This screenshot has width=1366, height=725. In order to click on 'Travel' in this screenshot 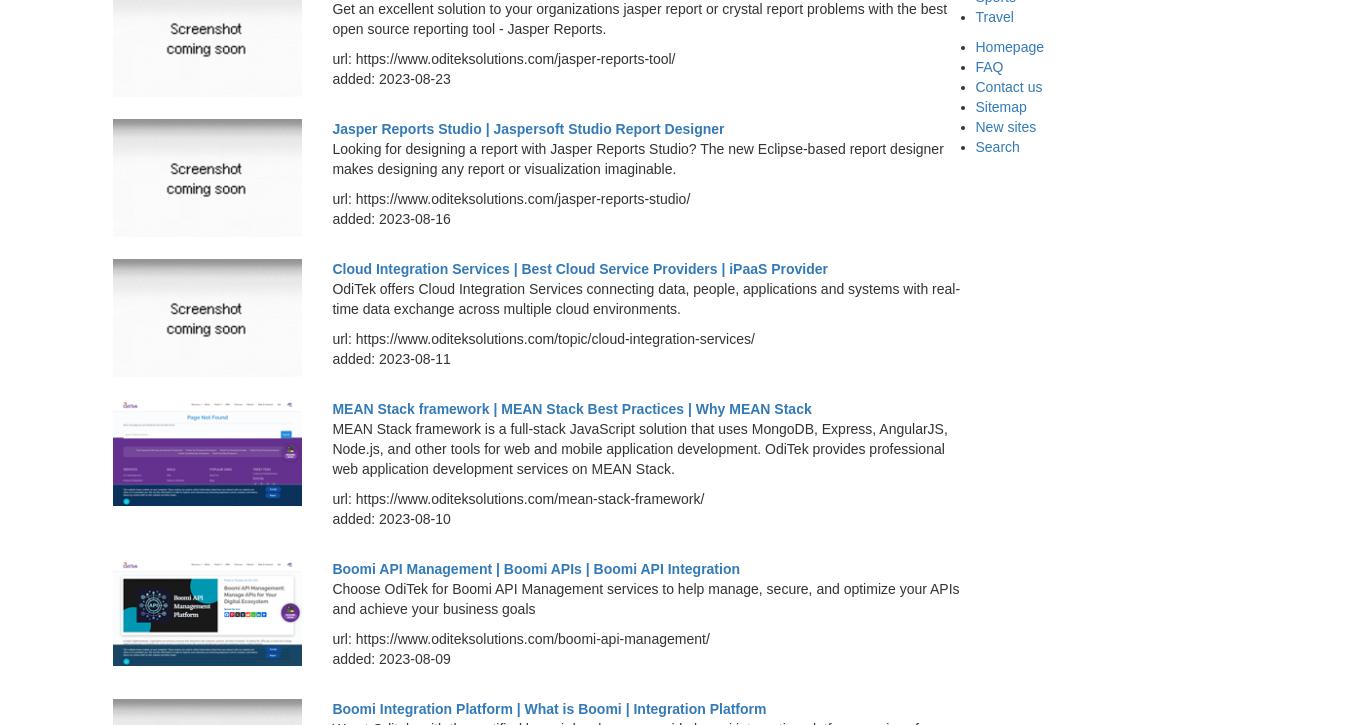, I will do `click(994, 16)`.